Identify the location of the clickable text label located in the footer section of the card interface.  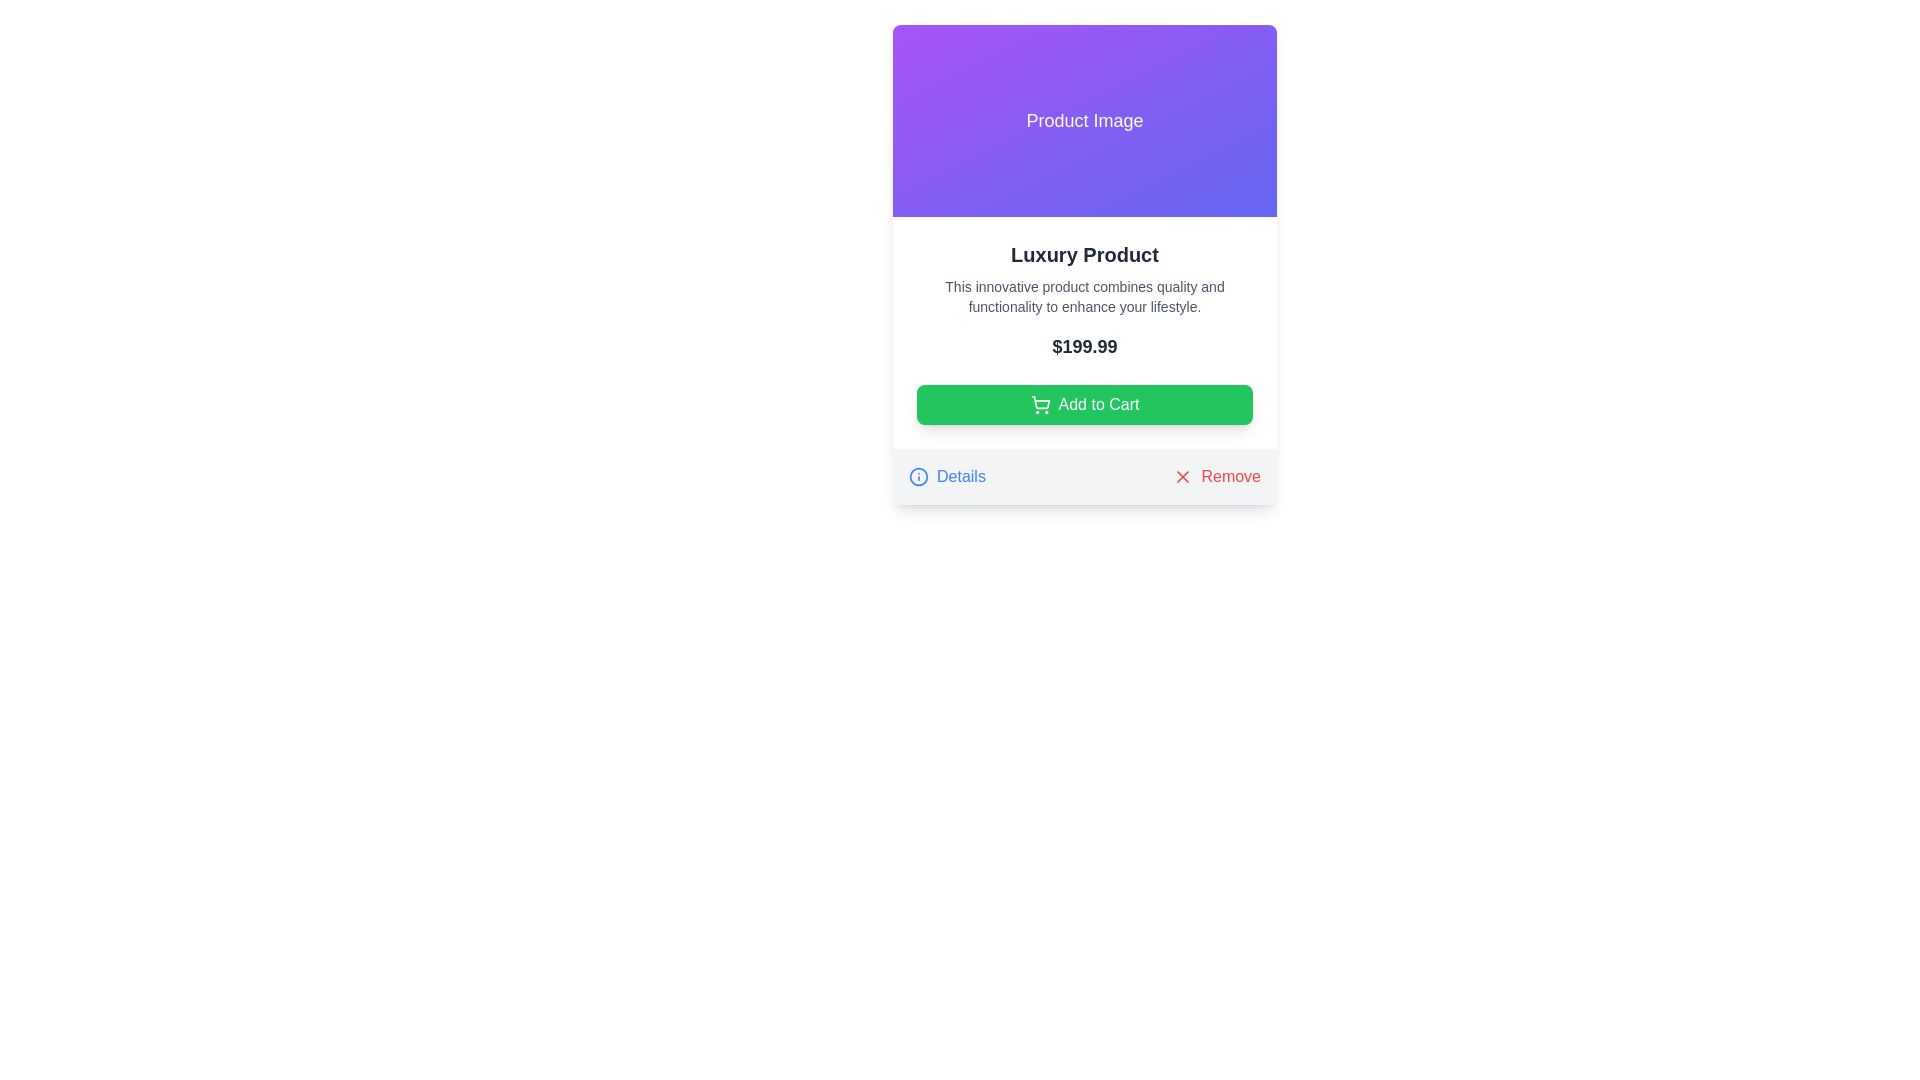
(961, 477).